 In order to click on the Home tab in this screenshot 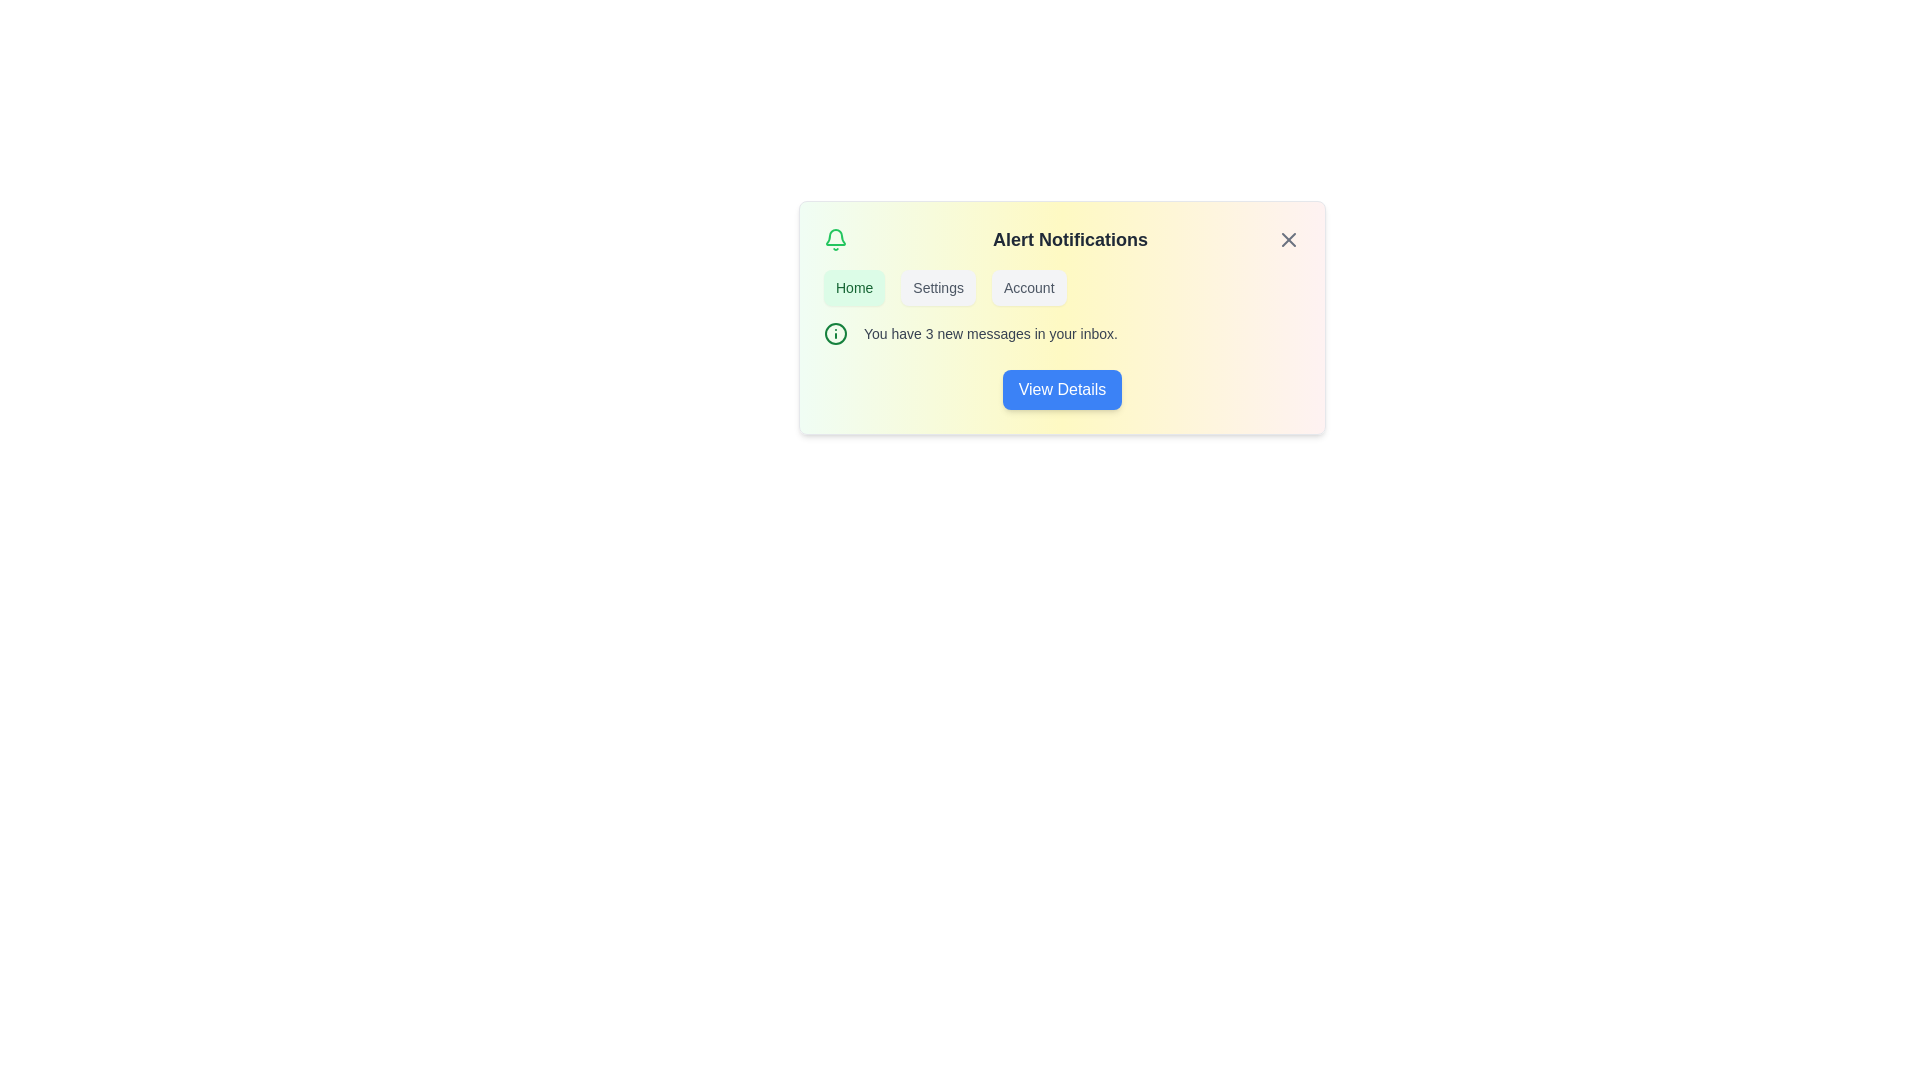, I will do `click(854, 288)`.